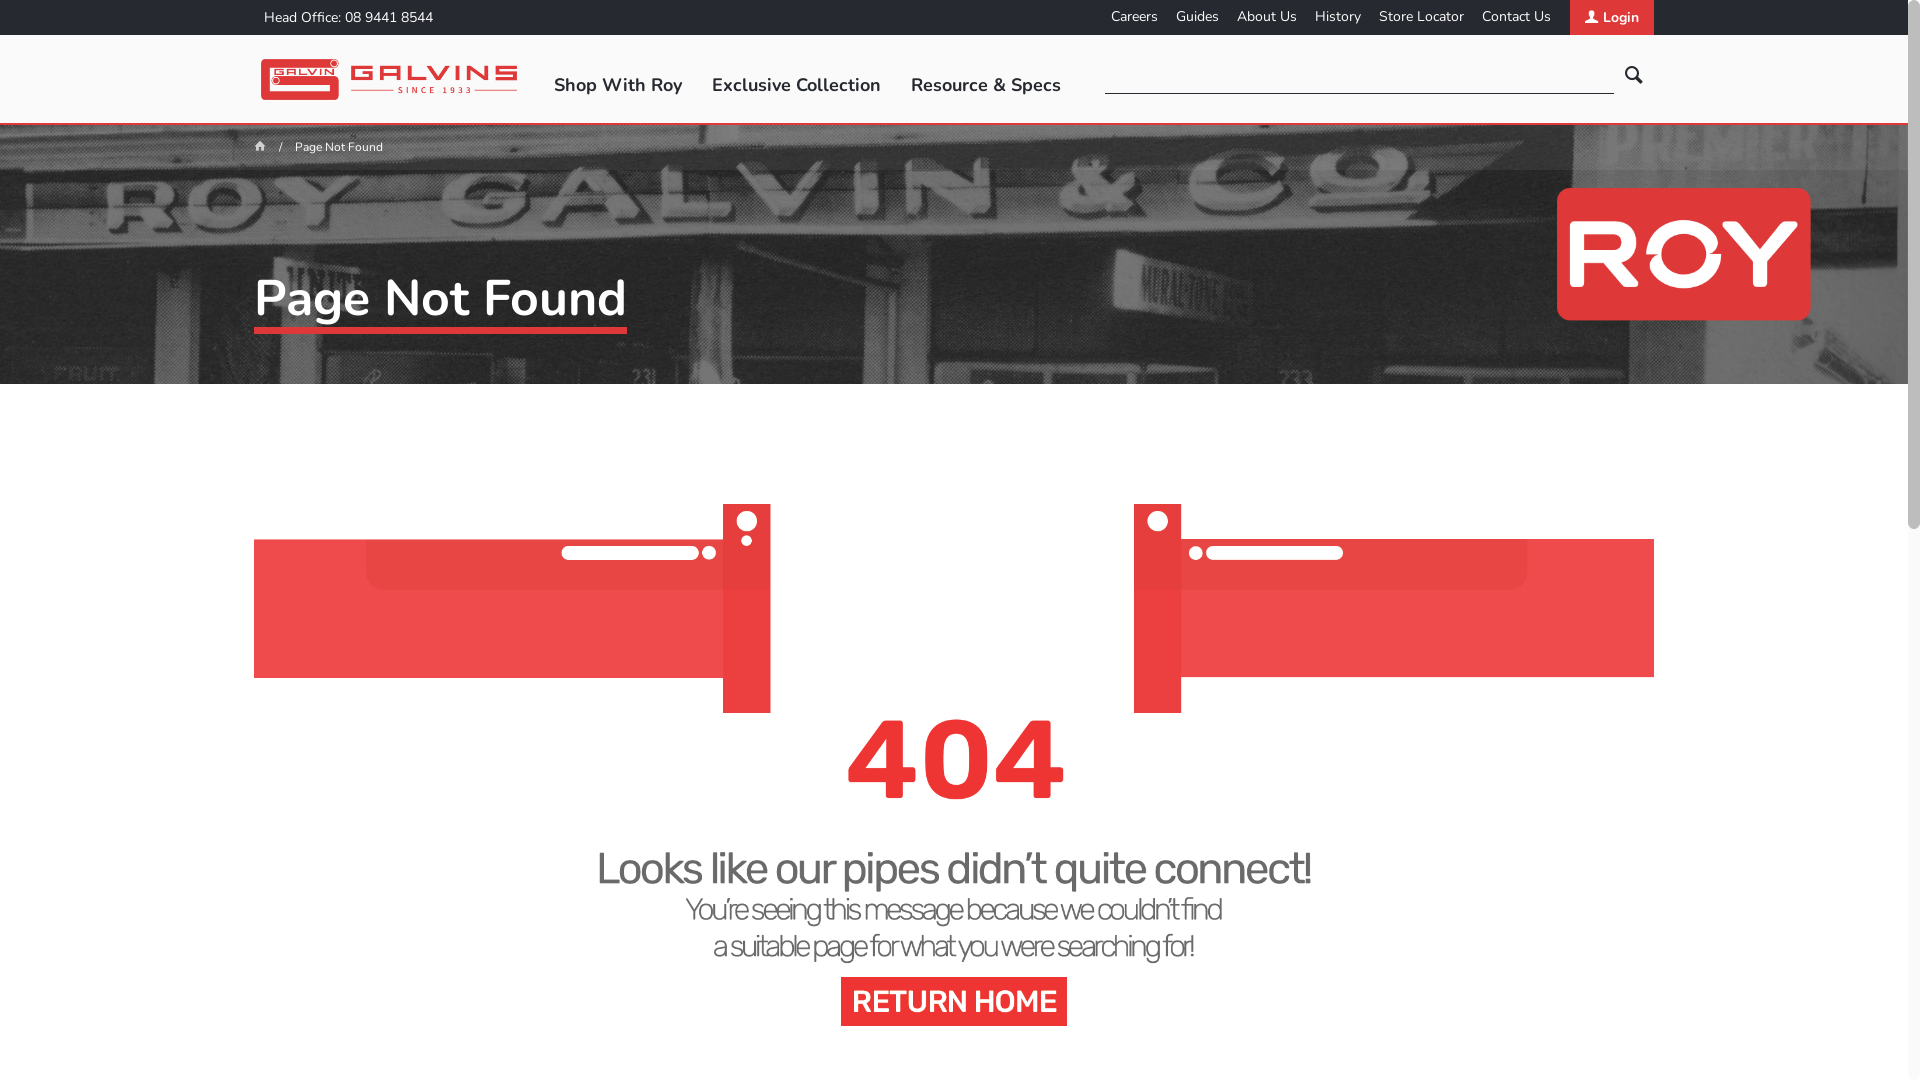 This screenshot has height=1080, width=1920. What do you see at coordinates (1338, 17) in the screenshot?
I see `'History'` at bounding box center [1338, 17].